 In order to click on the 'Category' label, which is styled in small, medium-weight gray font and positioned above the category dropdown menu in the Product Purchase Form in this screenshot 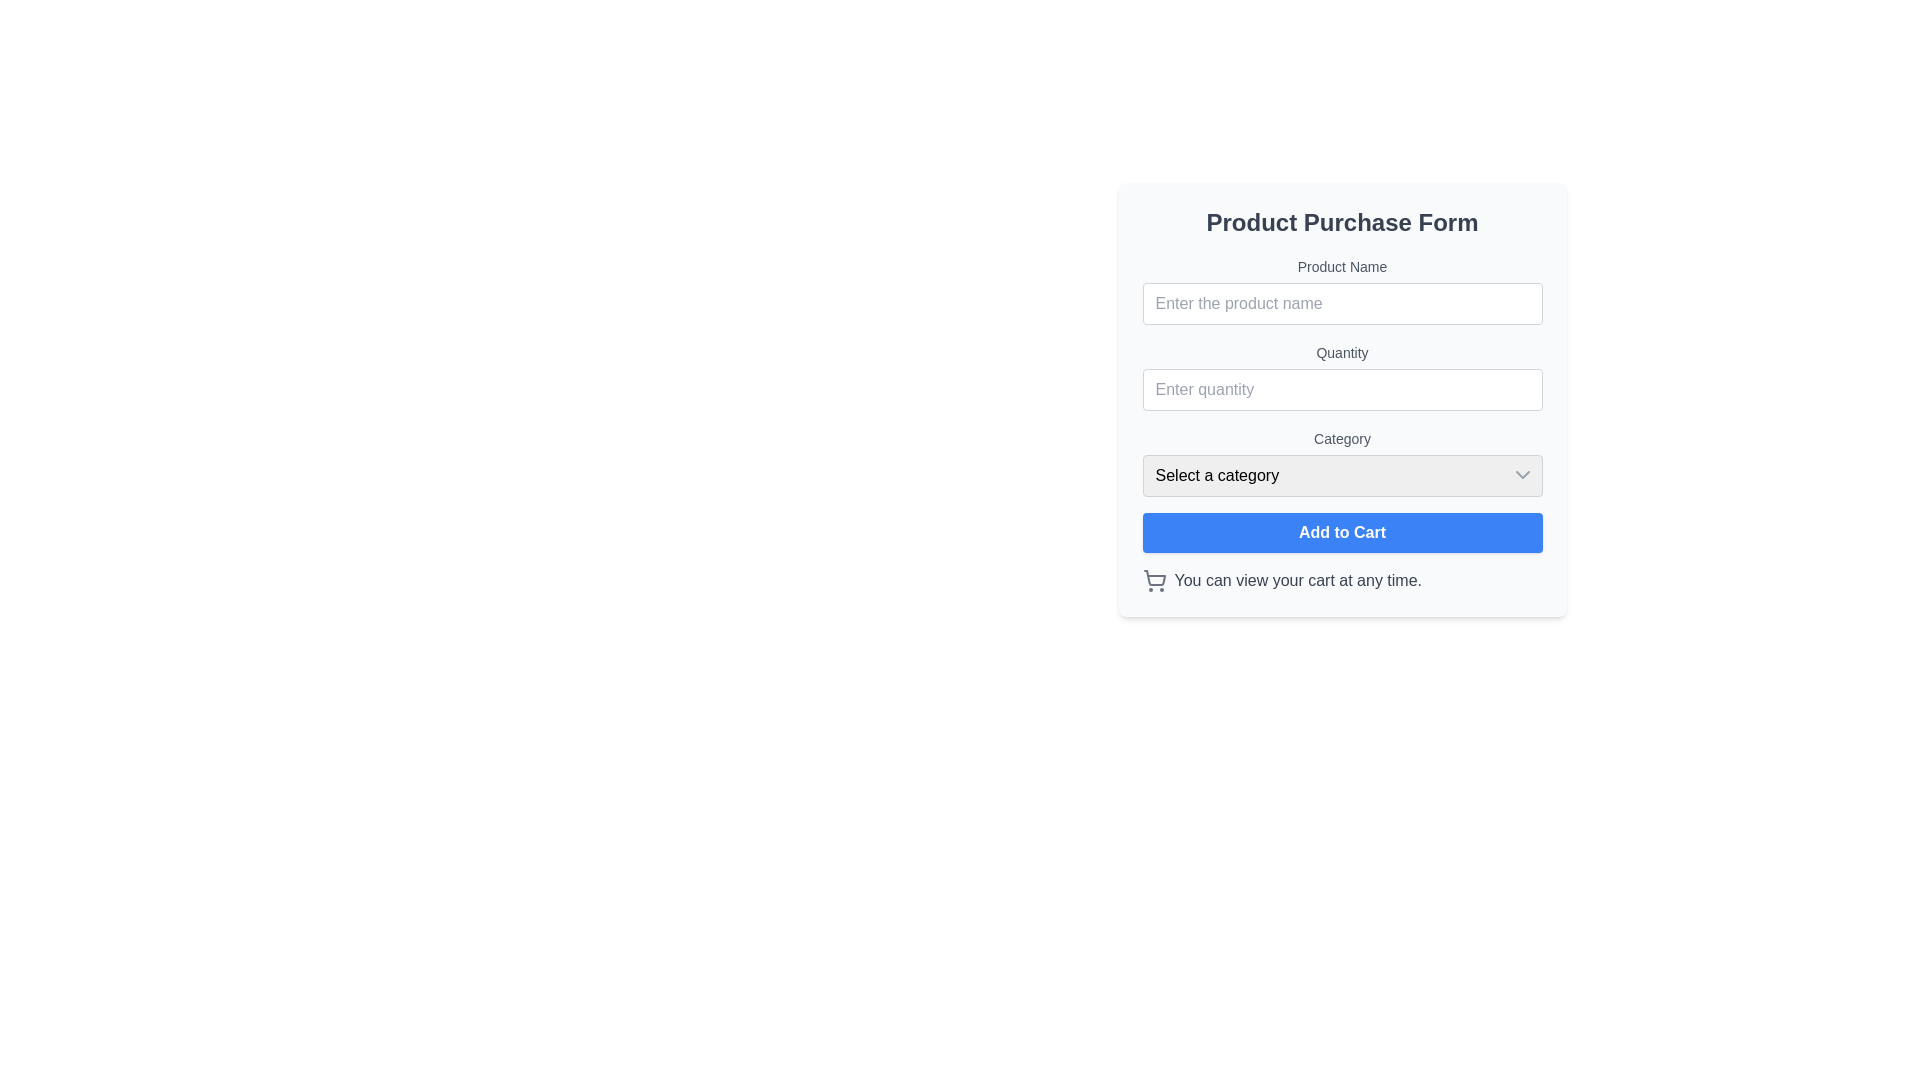, I will do `click(1342, 438)`.